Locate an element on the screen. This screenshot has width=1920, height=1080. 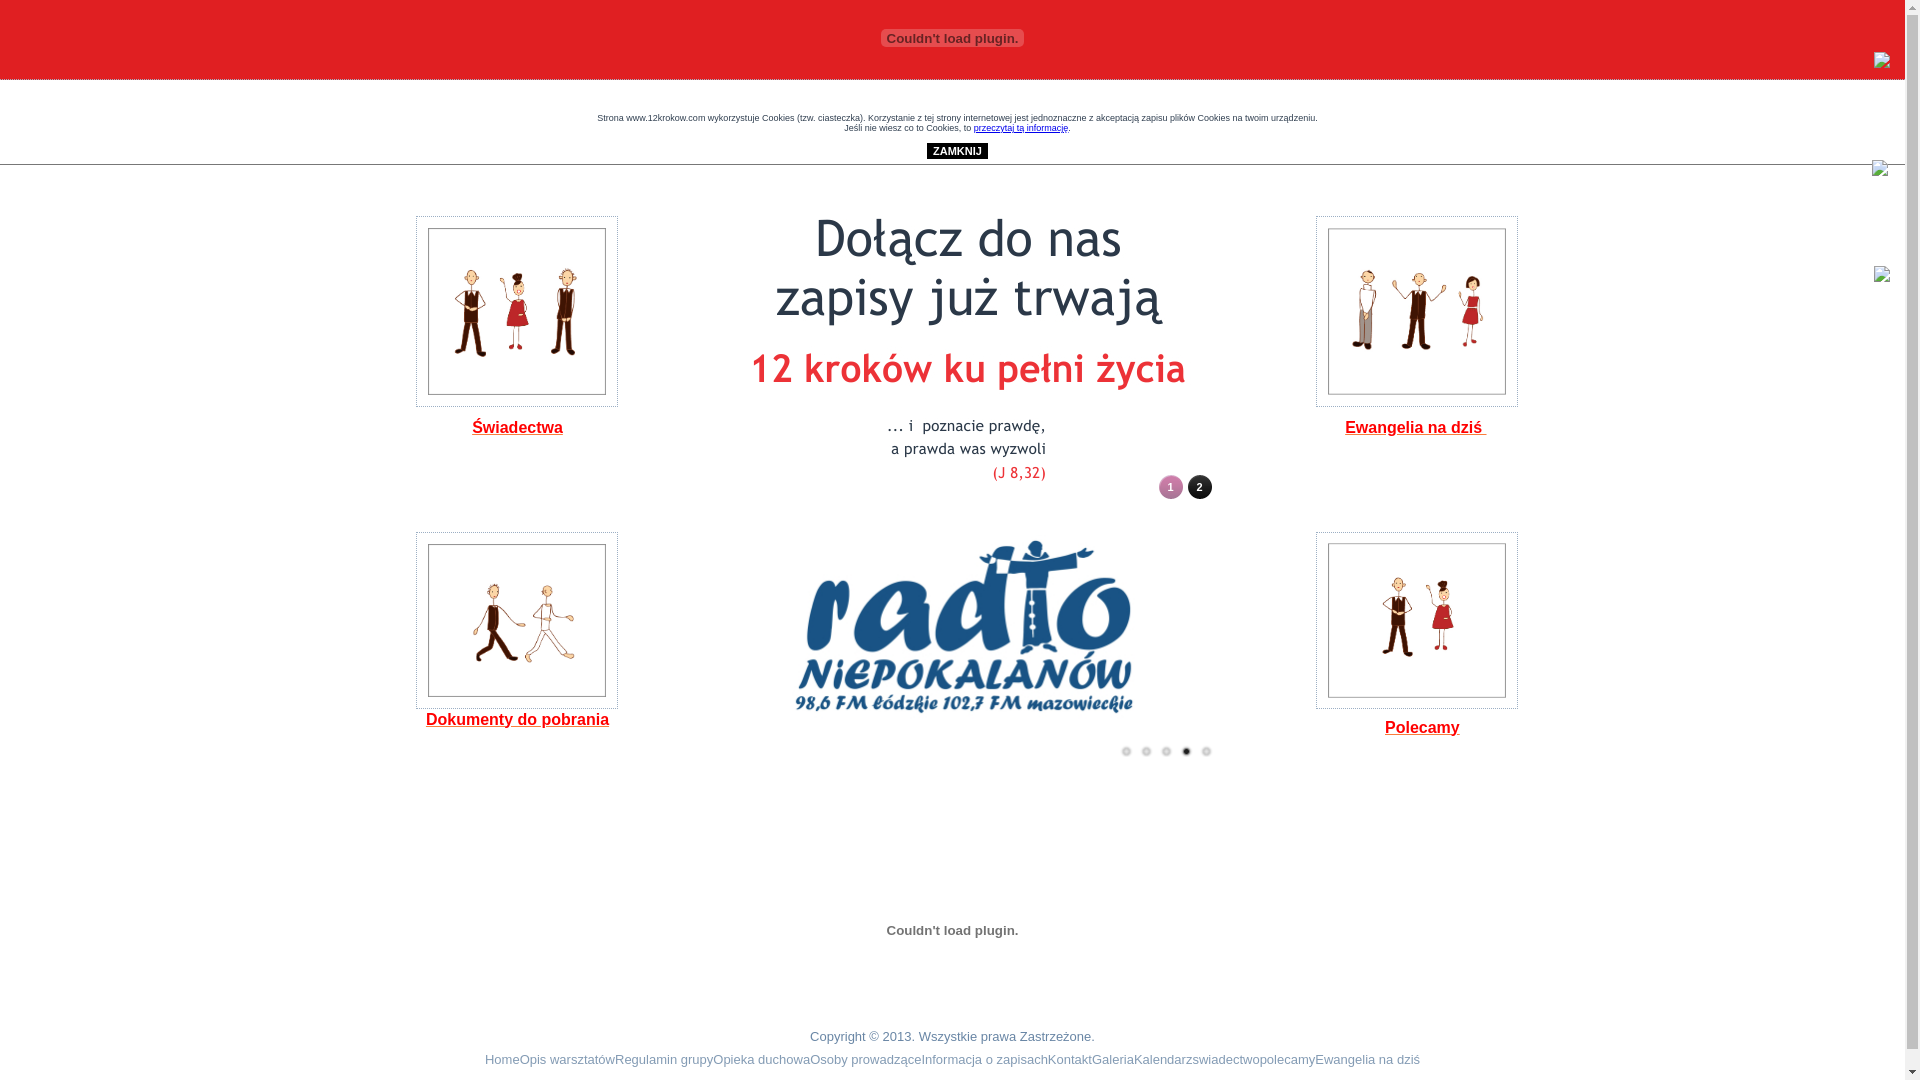
'Galeria' is located at coordinates (1112, 1059).